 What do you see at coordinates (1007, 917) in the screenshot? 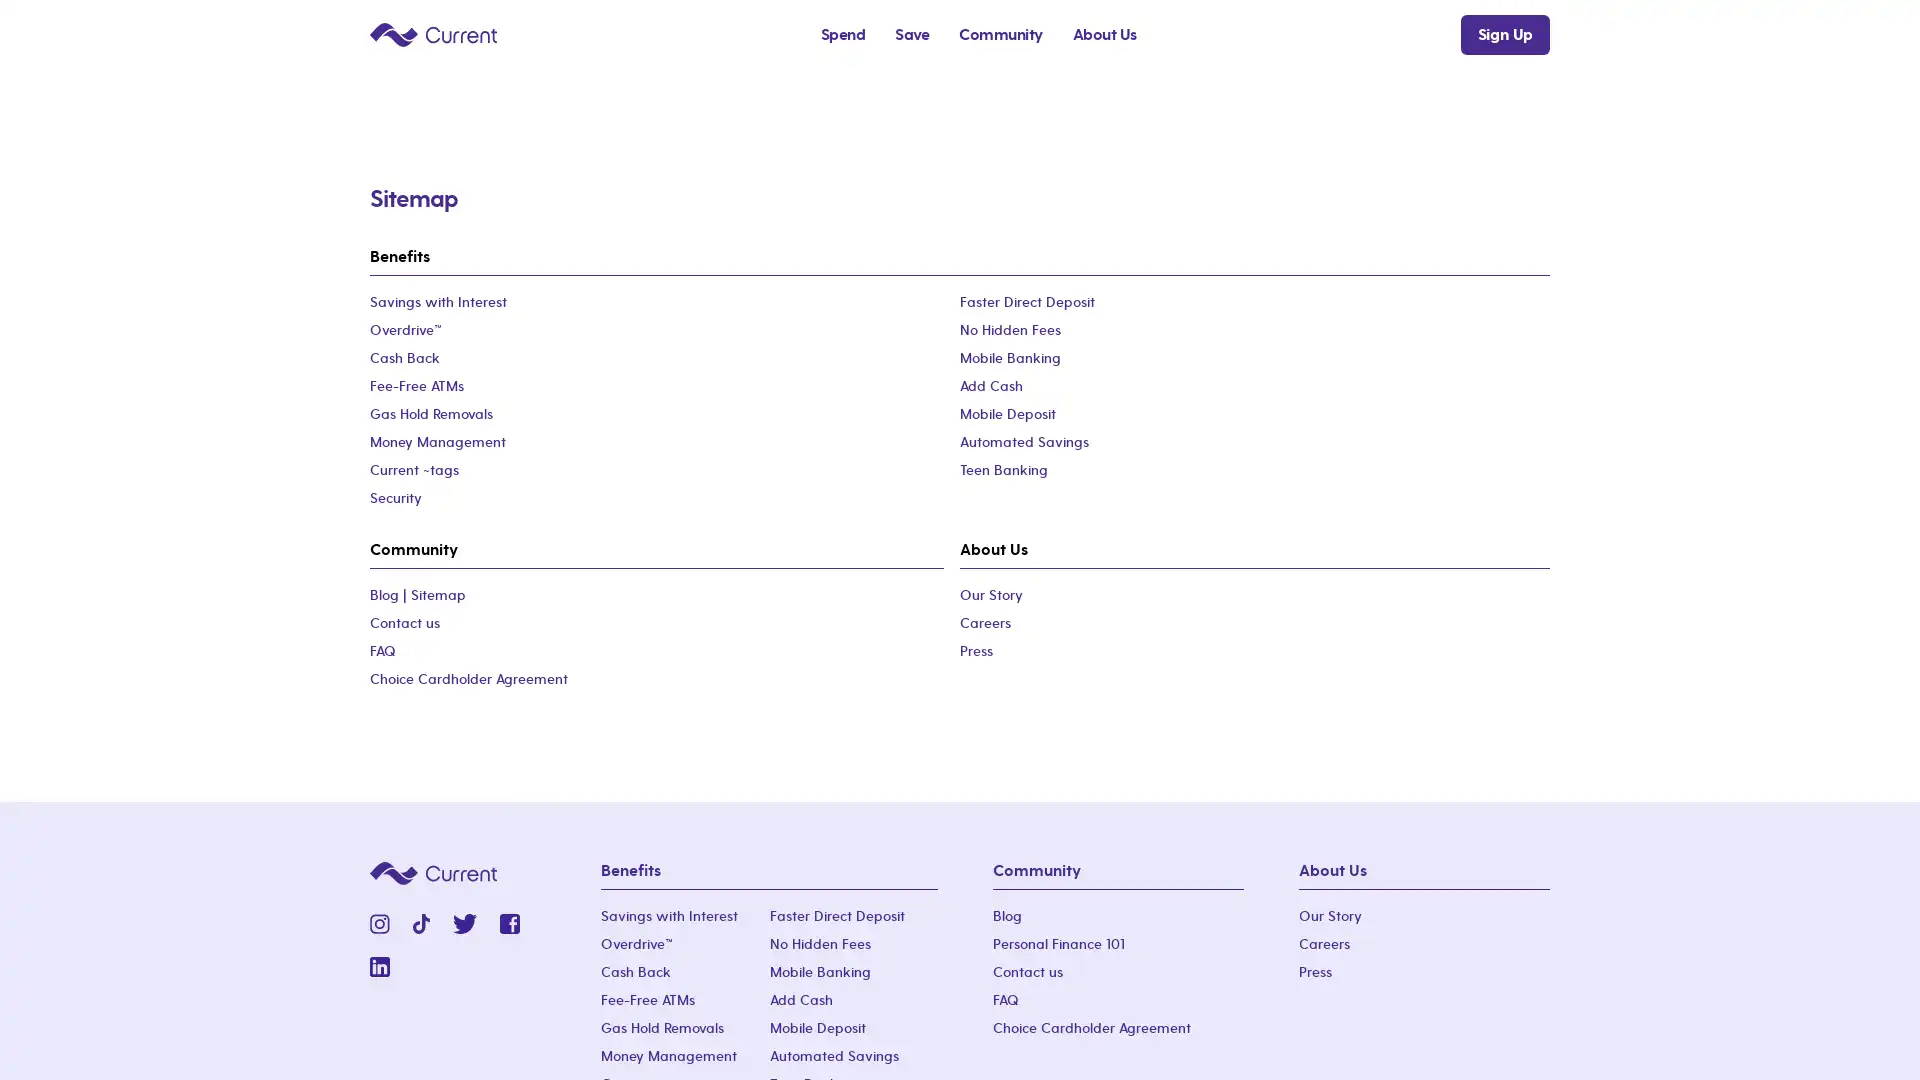
I see `Blog` at bounding box center [1007, 917].